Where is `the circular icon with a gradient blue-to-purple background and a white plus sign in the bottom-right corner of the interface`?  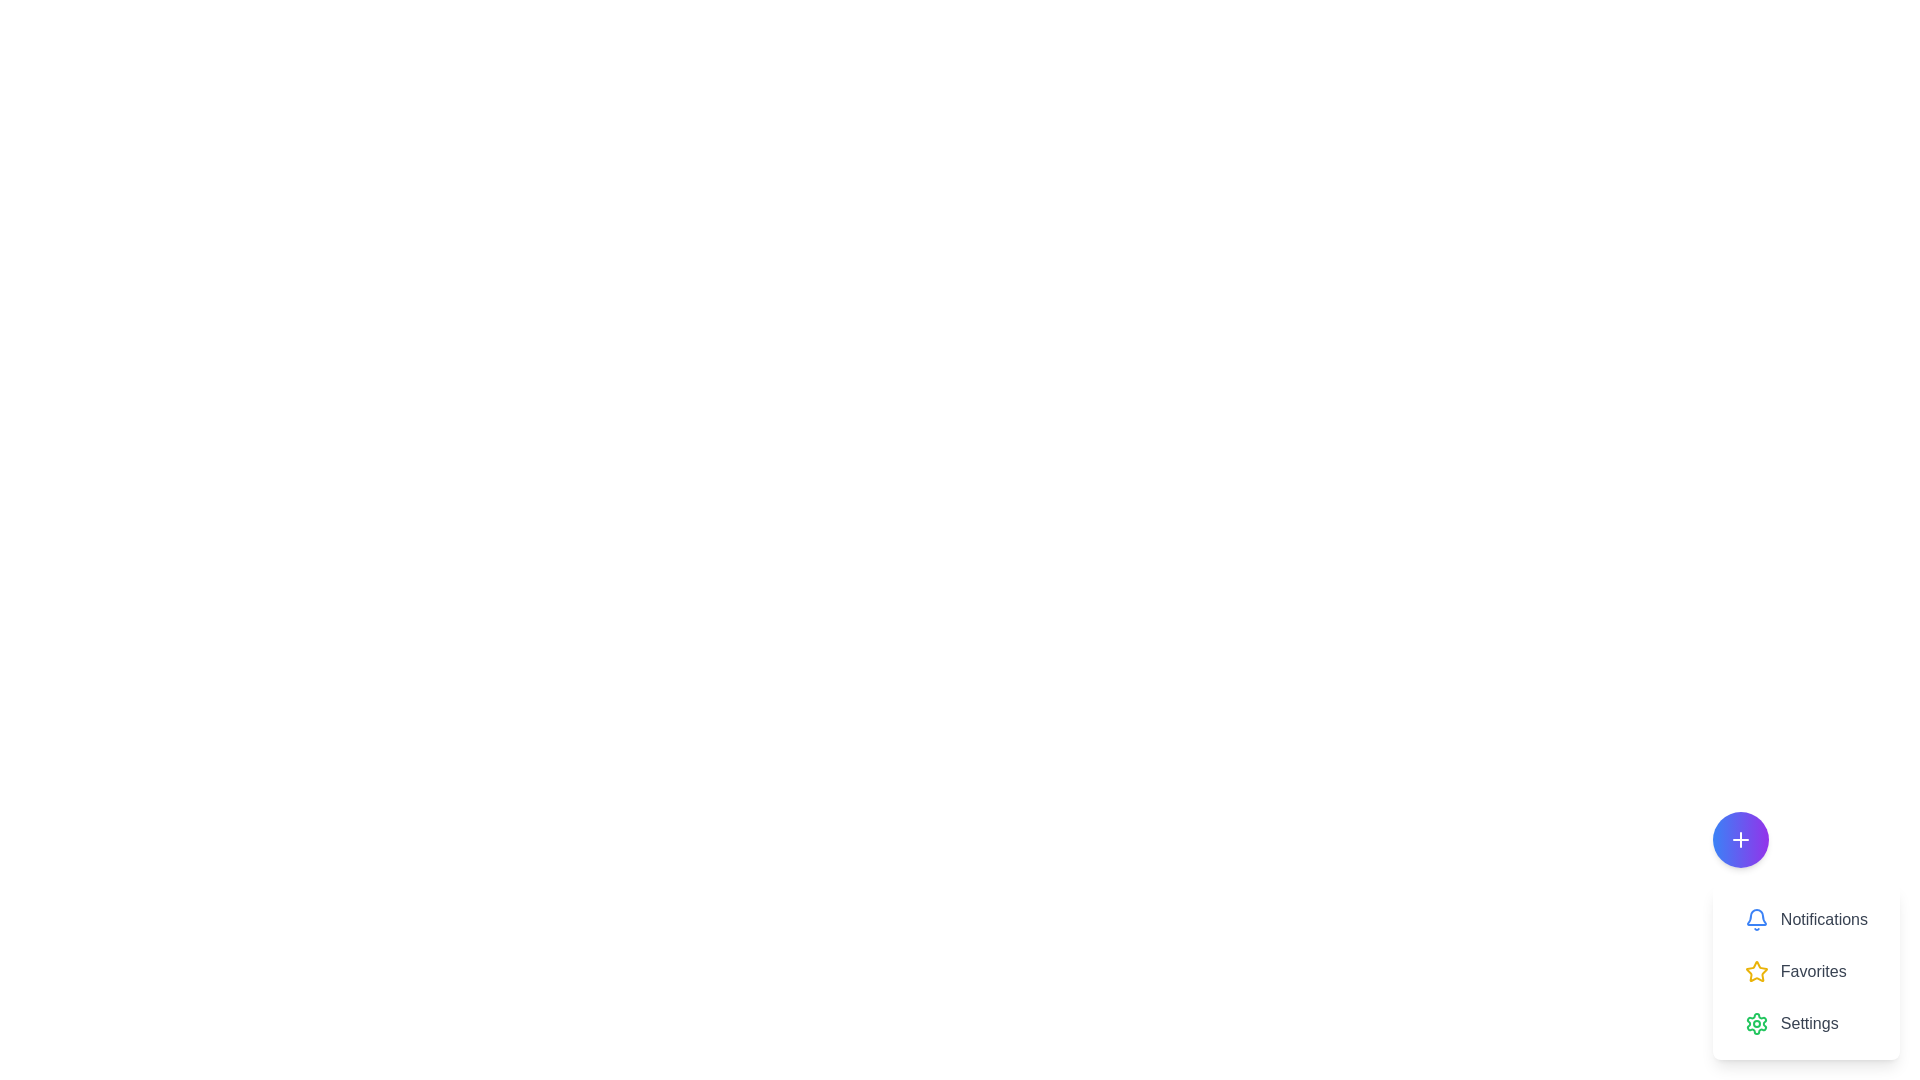
the circular icon with a gradient blue-to-purple background and a white plus sign in the bottom-right corner of the interface is located at coordinates (1739, 840).